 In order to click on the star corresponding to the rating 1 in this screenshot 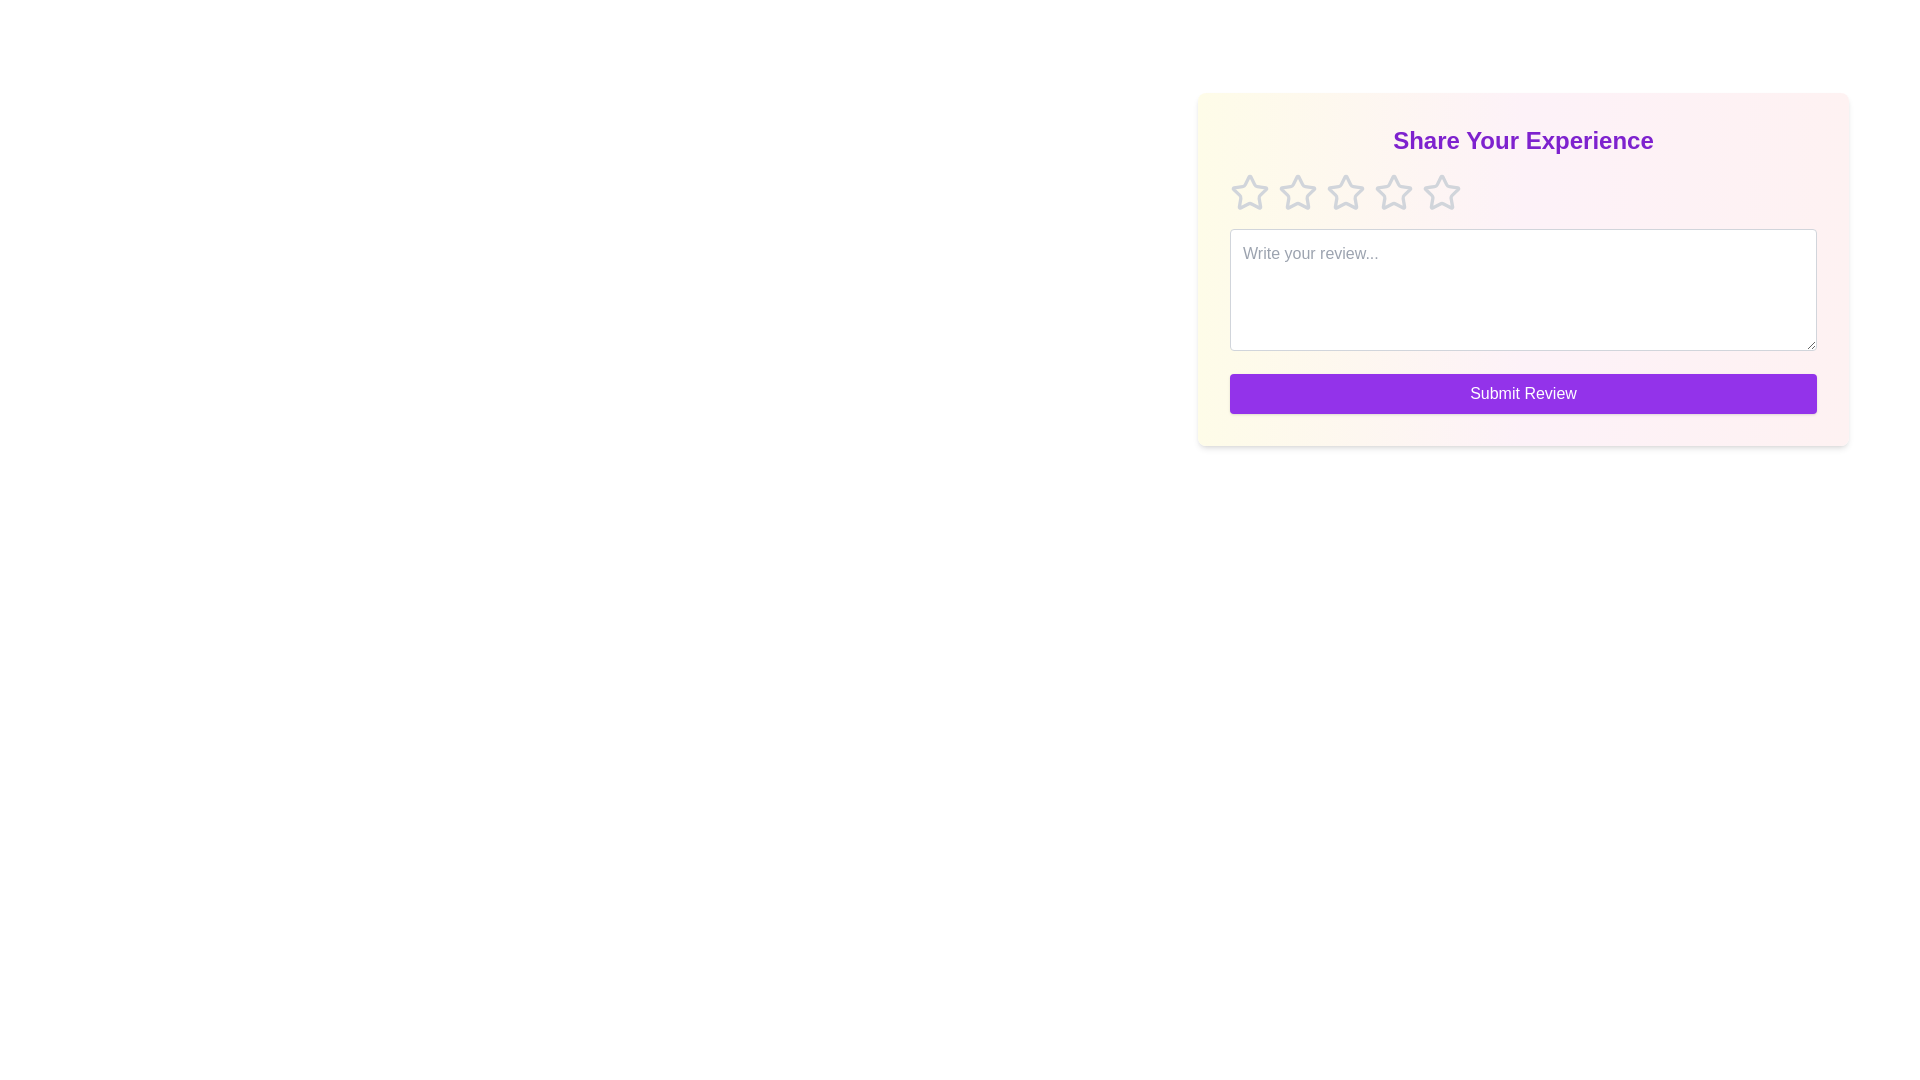, I will do `click(1248, 192)`.